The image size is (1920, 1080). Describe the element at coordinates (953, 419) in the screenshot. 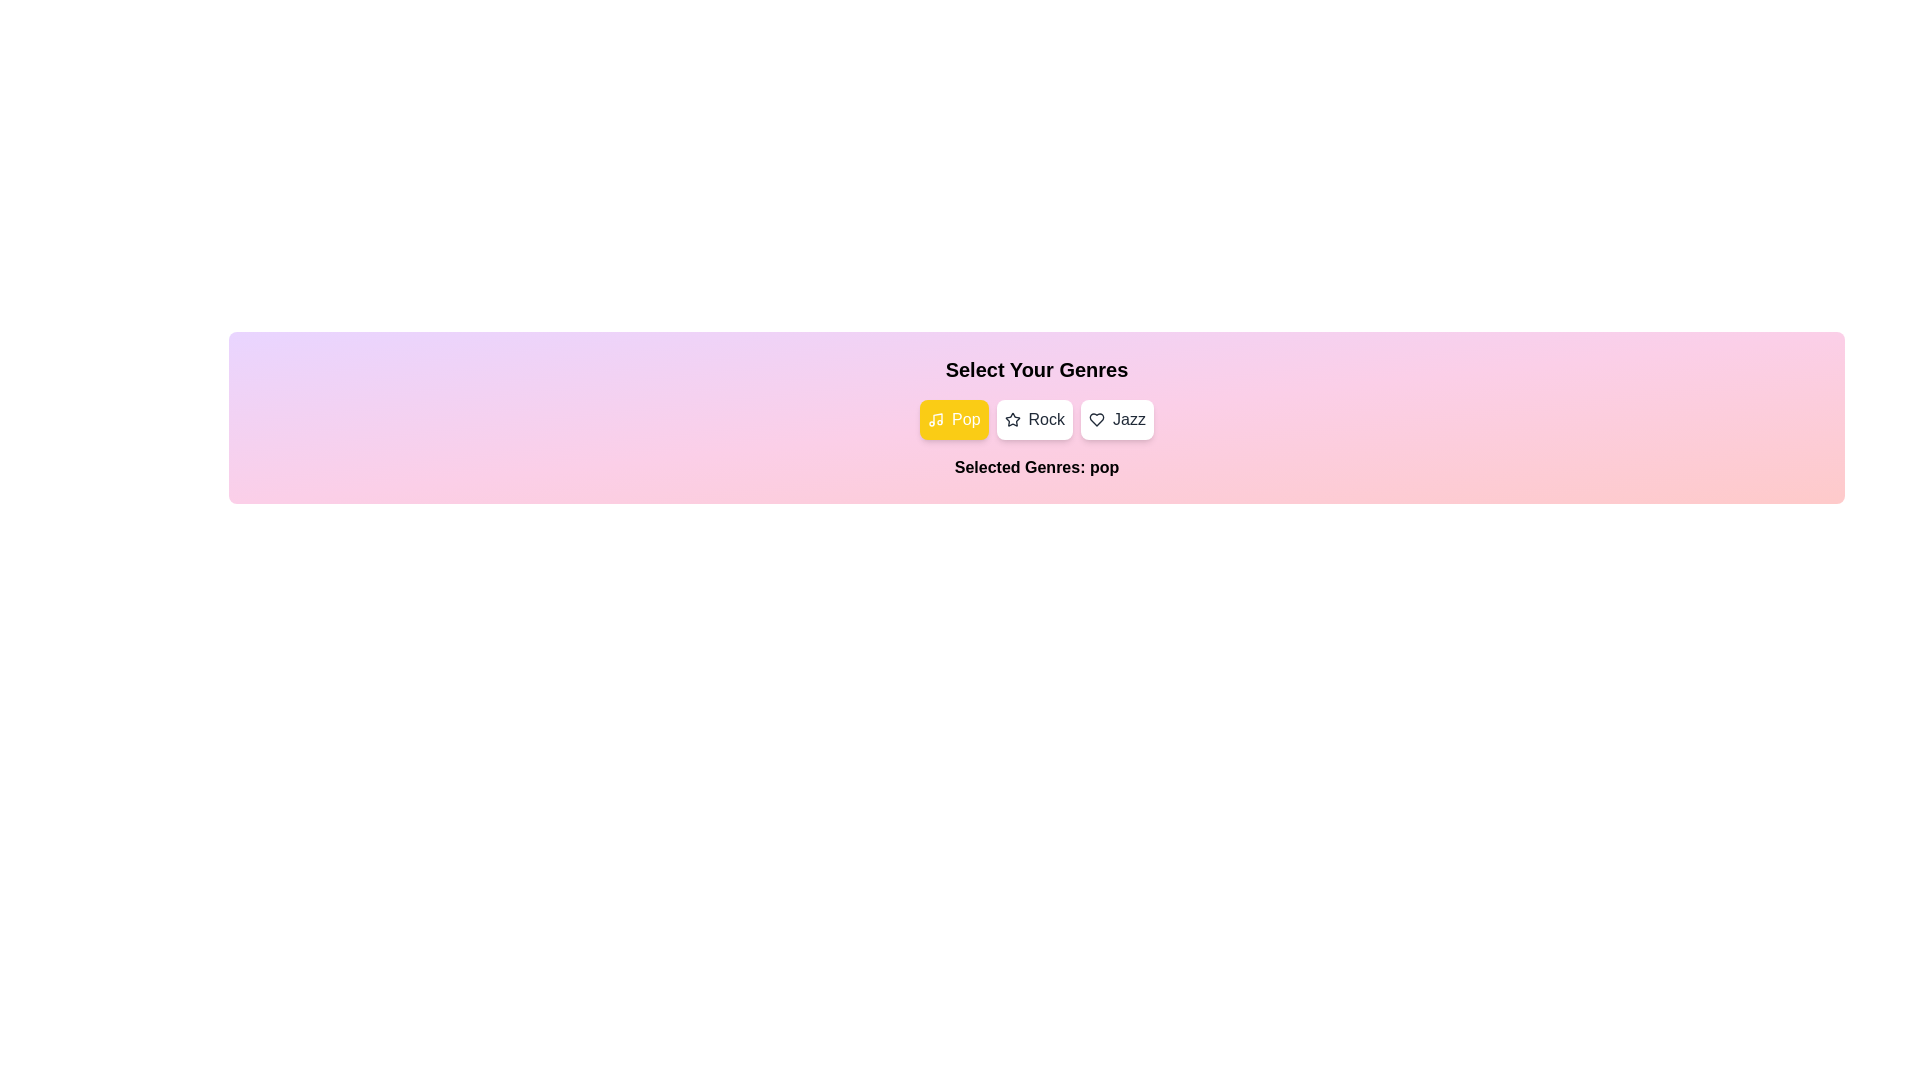

I see `the Pop button to observe its hover effect` at that location.